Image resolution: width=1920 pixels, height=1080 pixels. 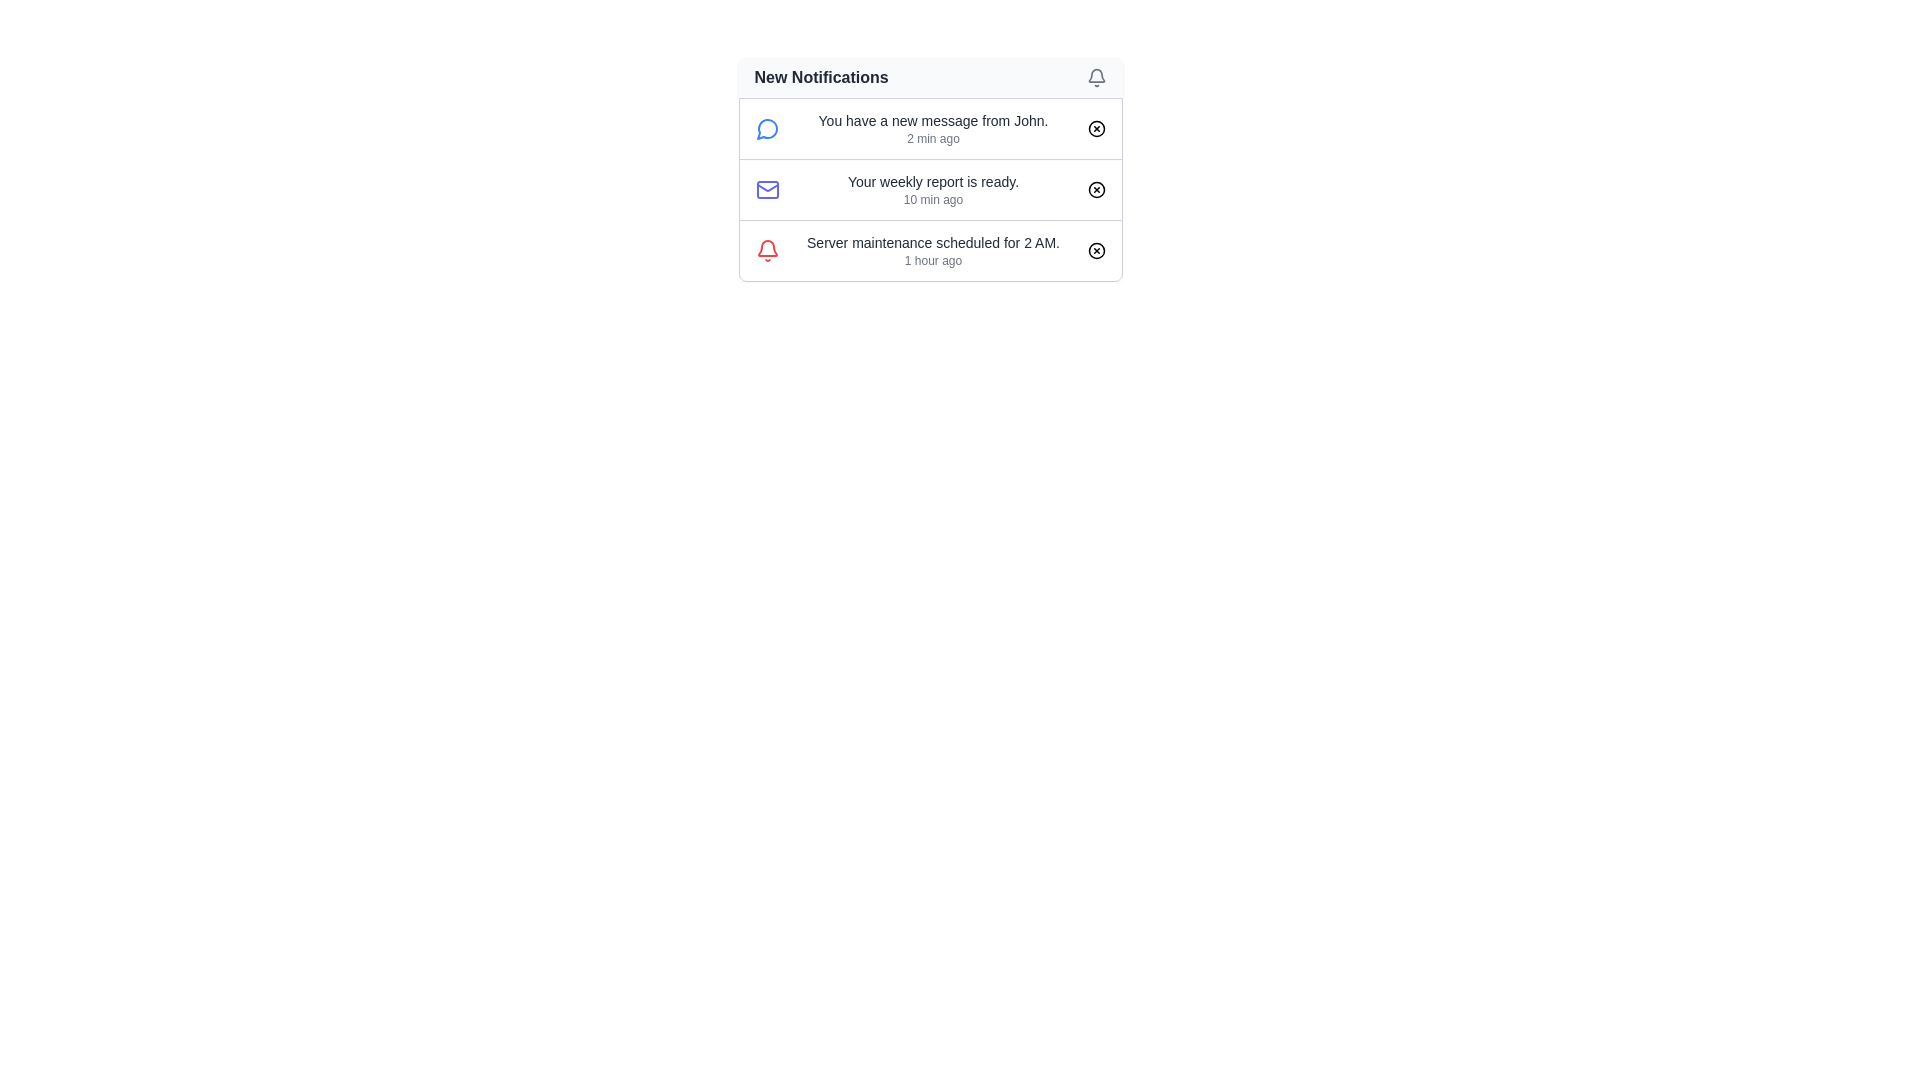 What do you see at coordinates (929, 189) in the screenshot?
I see `the second notification item which includes a mail icon, message, timestamp '10 min ago', and a close button with an 'x'` at bounding box center [929, 189].